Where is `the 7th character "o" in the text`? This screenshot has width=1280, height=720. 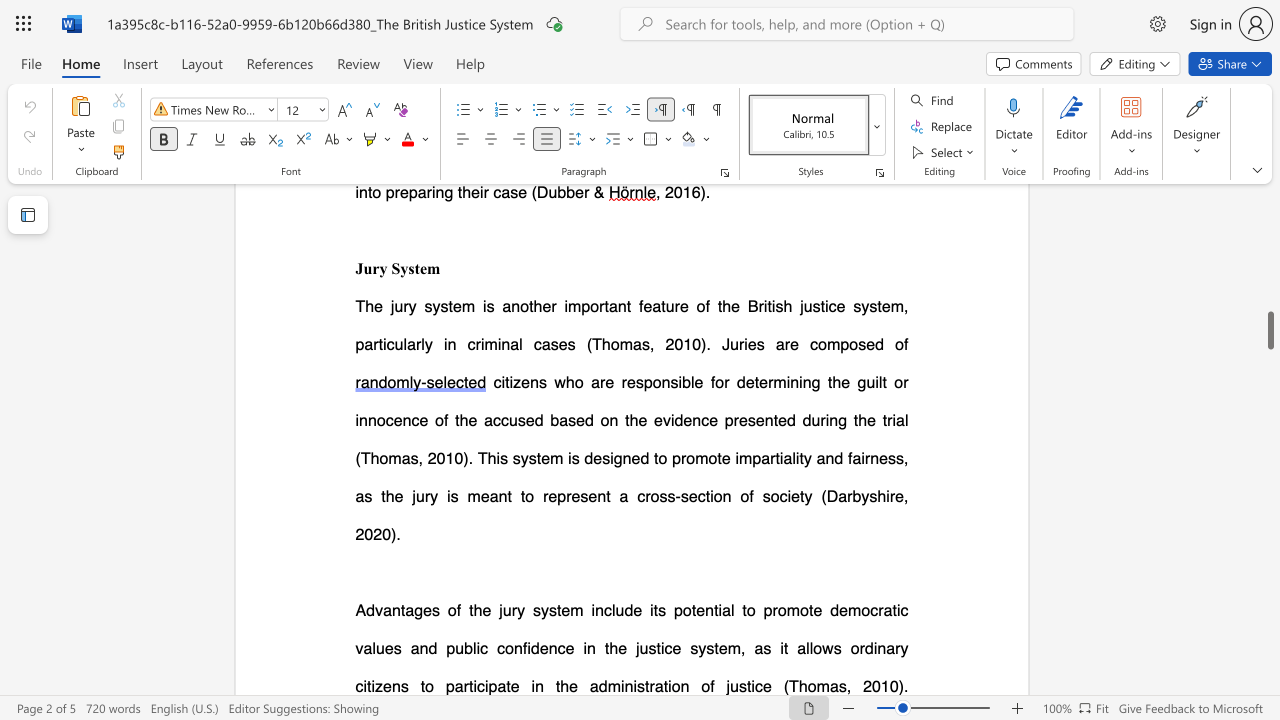 the 7th character "o" in the text is located at coordinates (690, 458).